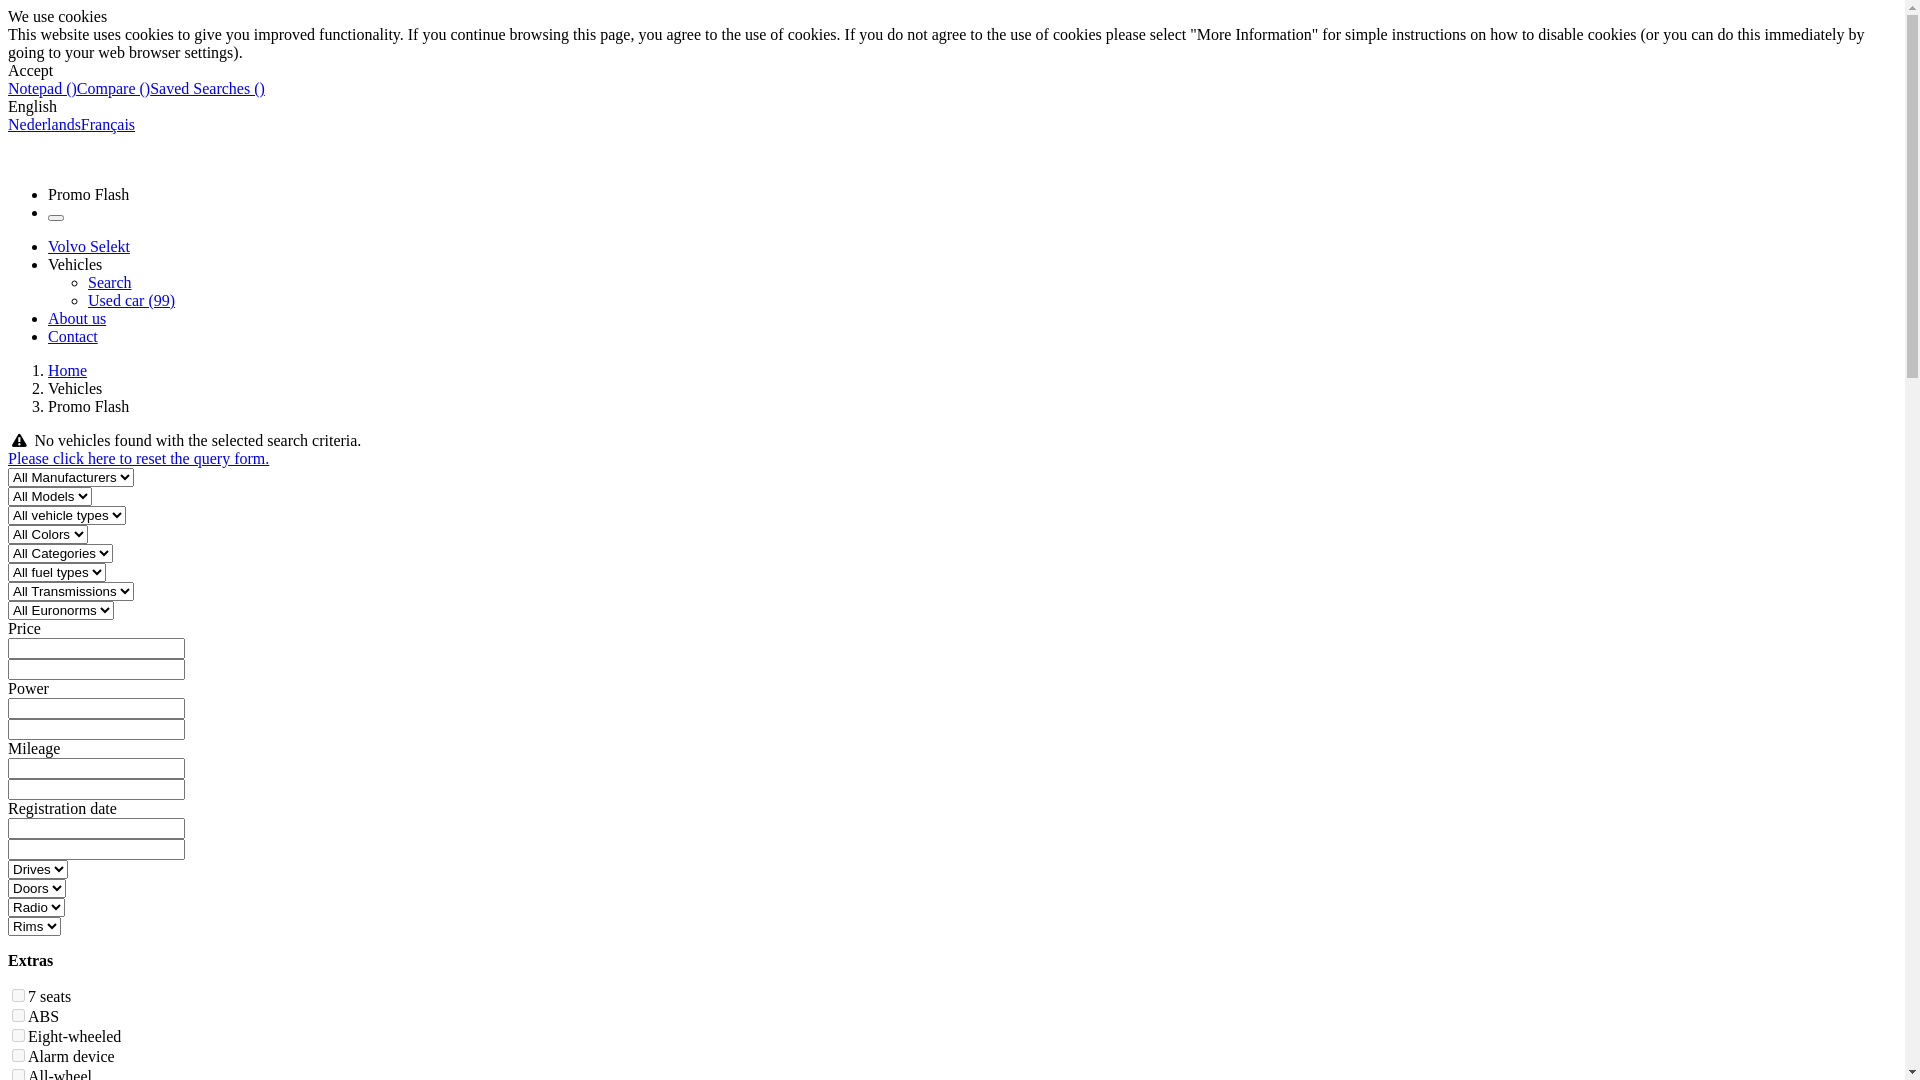 This screenshot has width=1920, height=1080. What do you see at coordinates (44, 124) in the screenshot?
I see `'Nederlands'` at bounding box center [44, 124].